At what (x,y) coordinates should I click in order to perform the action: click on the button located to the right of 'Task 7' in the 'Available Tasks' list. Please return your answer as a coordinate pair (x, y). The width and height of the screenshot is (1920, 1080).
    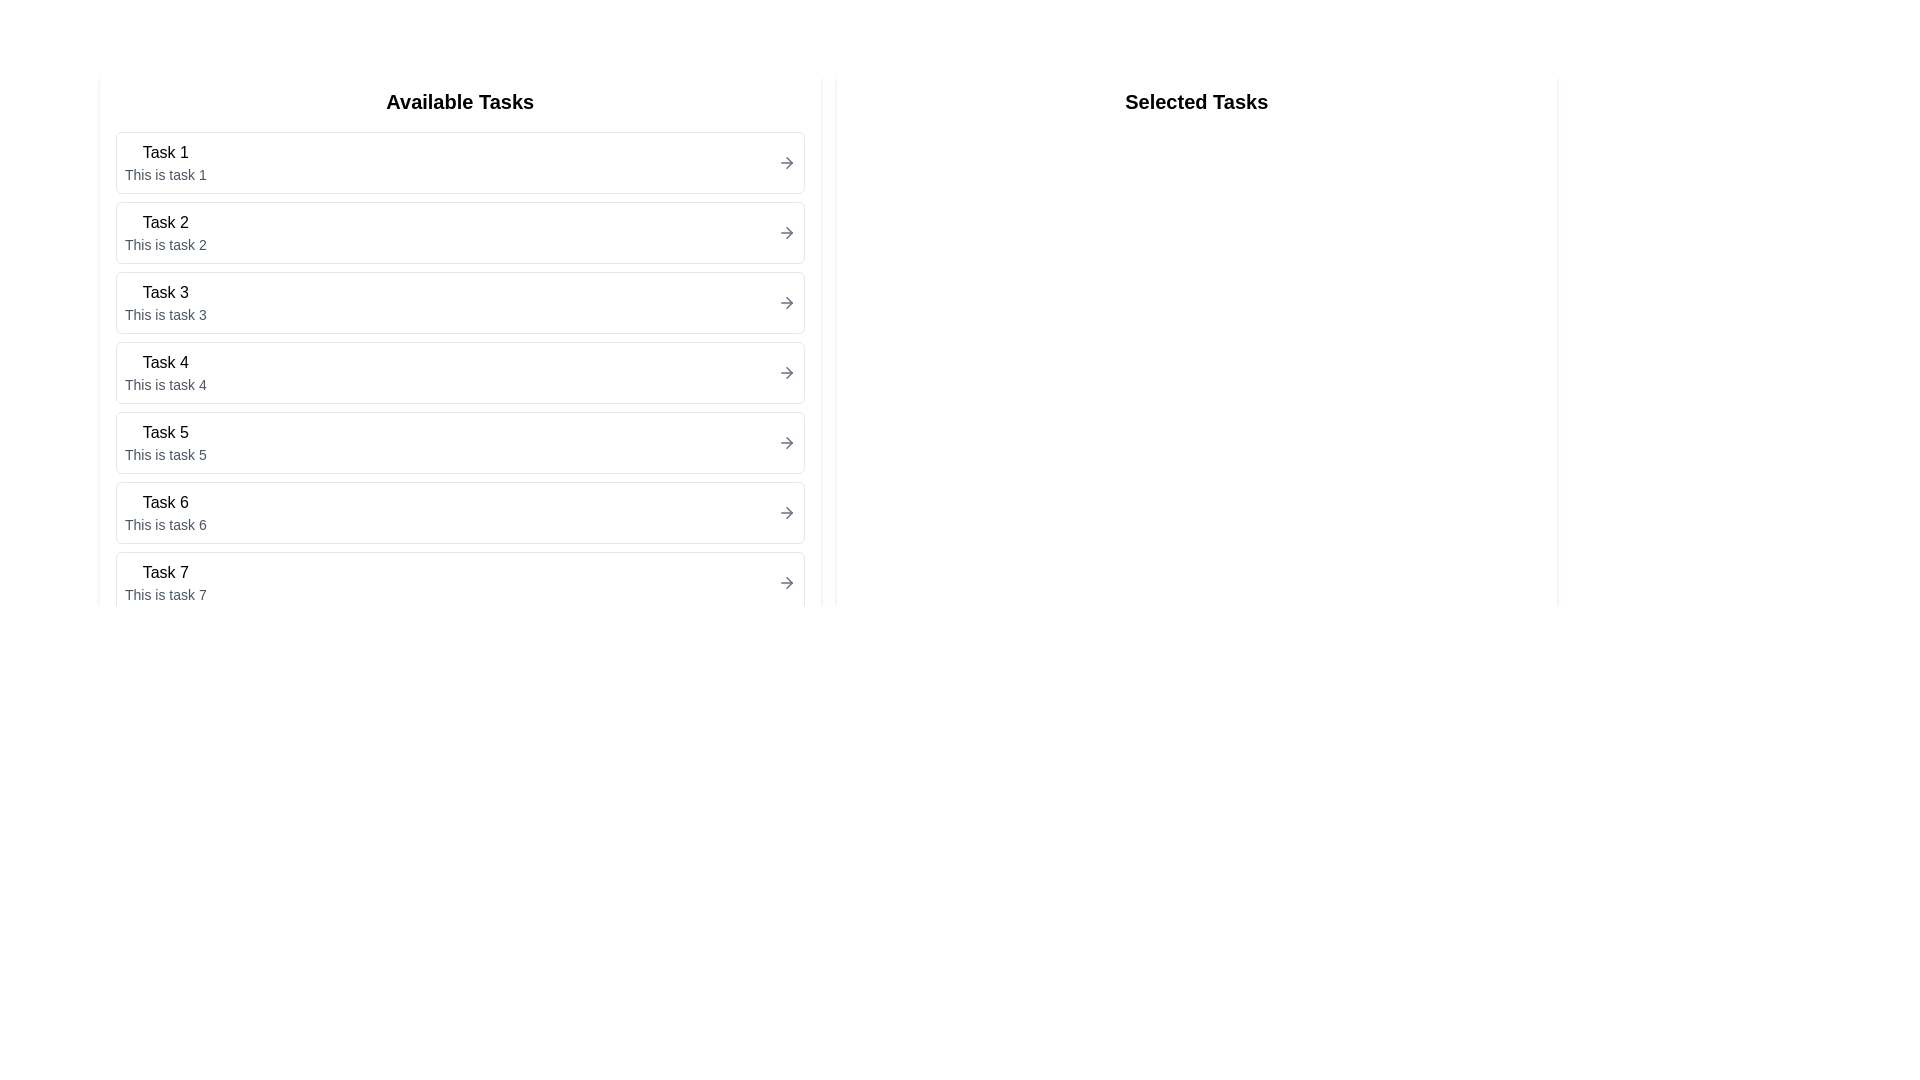
    Looking at the image, I should click on (785, 582).